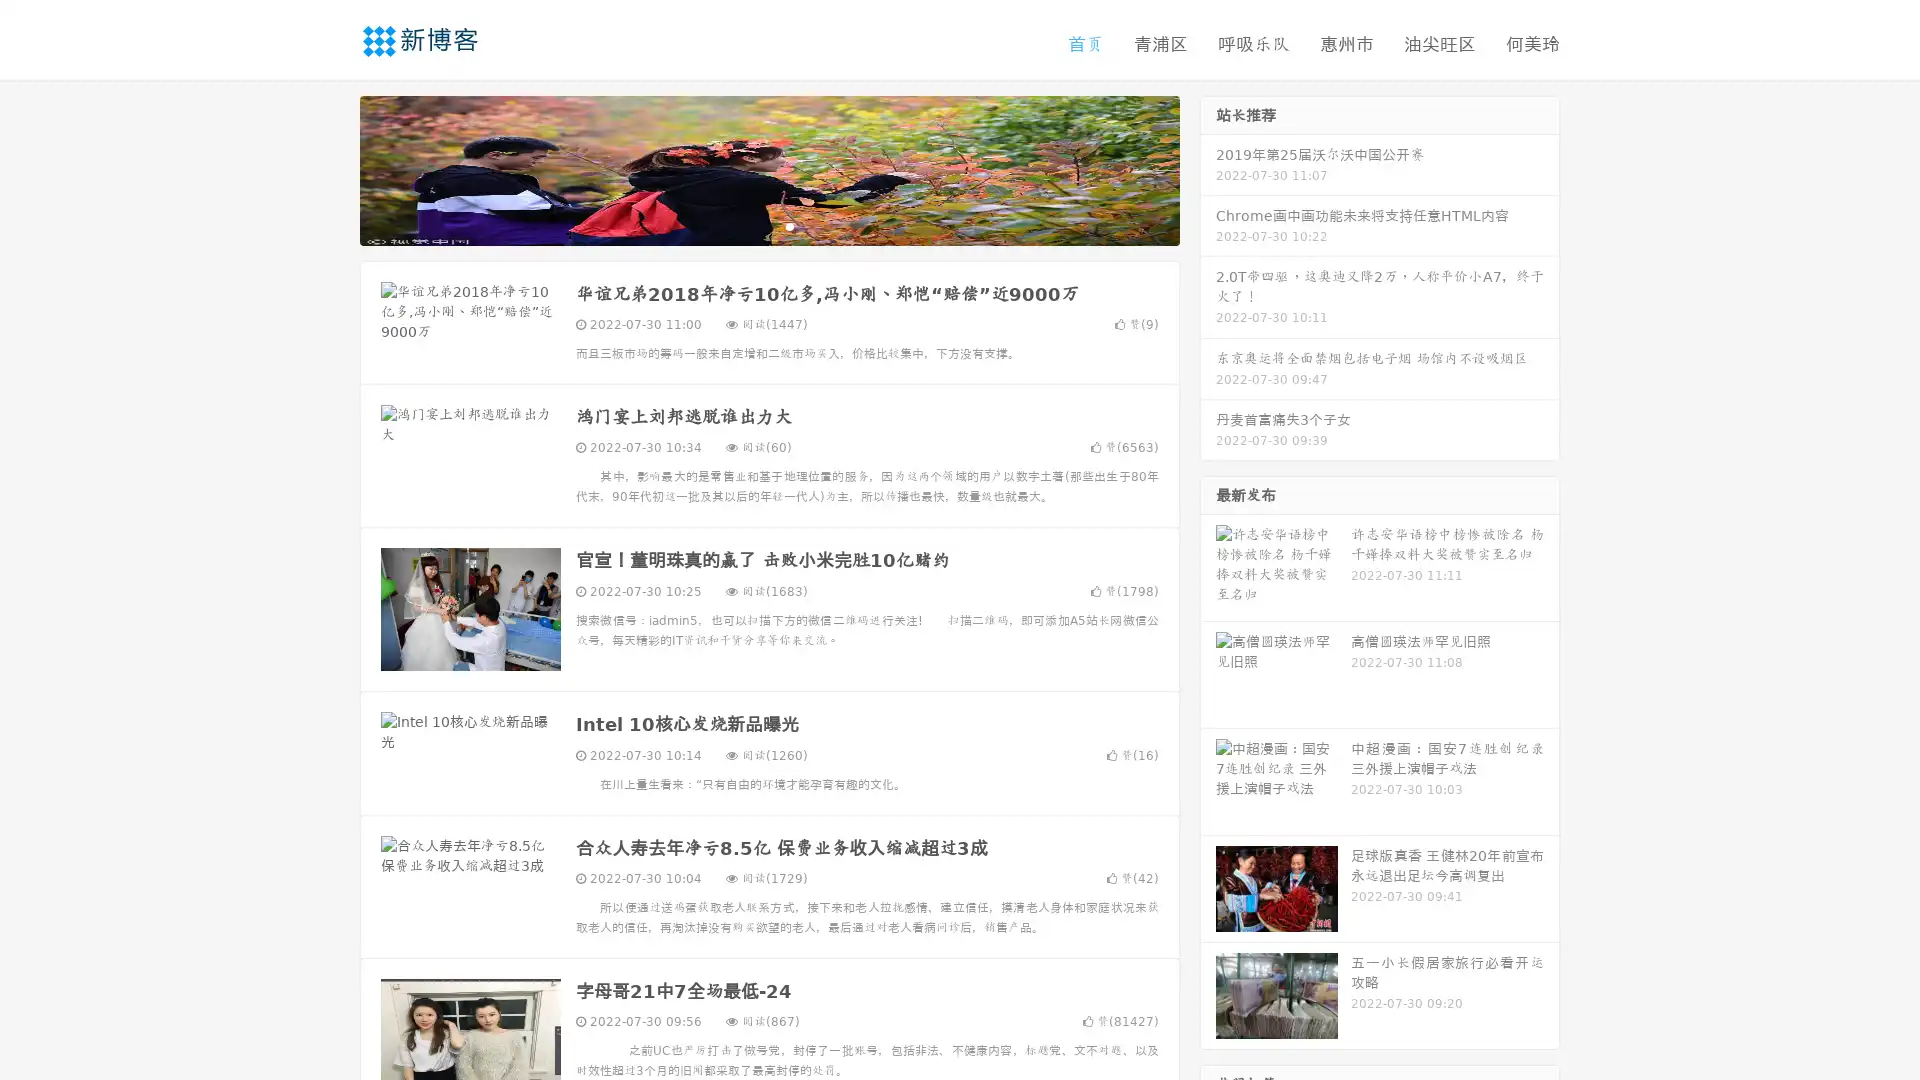 This screenshot has height=1080, width=1920. Describe the element at coordinates (768, 225) in the screenshot. I see `Go to slide 2` at that location.